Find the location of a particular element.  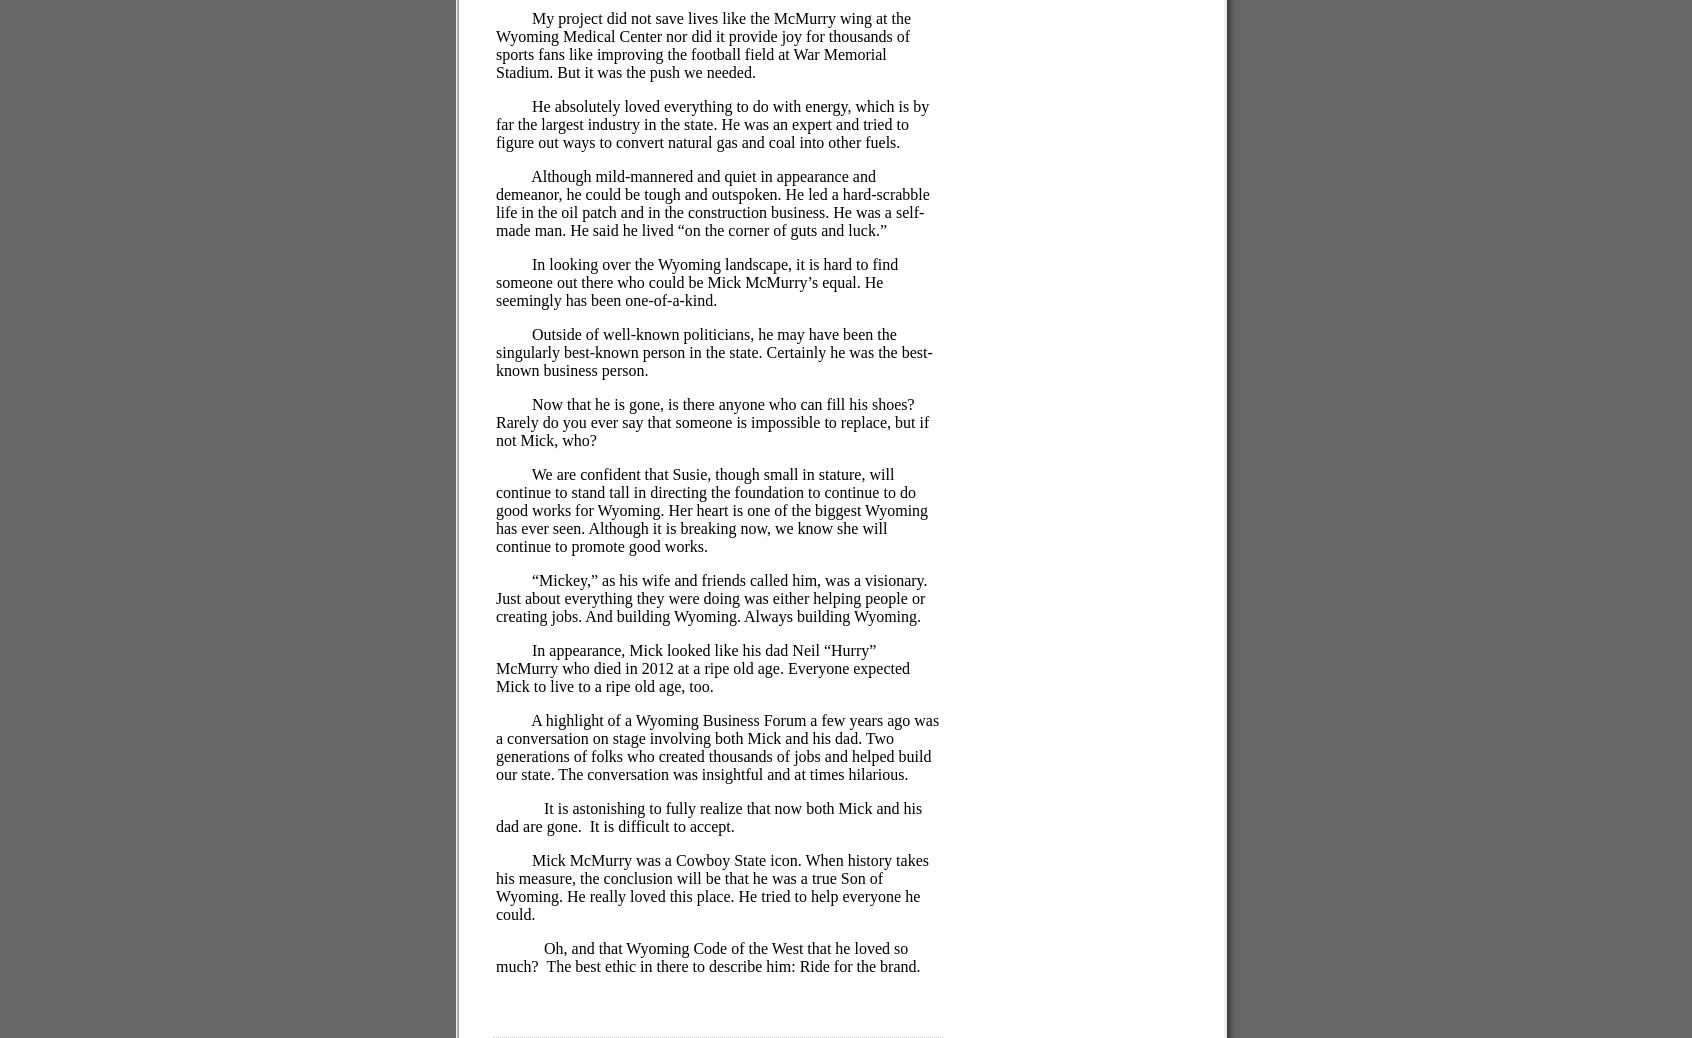

'Outside of
well-known politicians, he may have been the singularly best-known person in
the state. Certainly he was the best-known business person.' is located at coordinates (713, 351).